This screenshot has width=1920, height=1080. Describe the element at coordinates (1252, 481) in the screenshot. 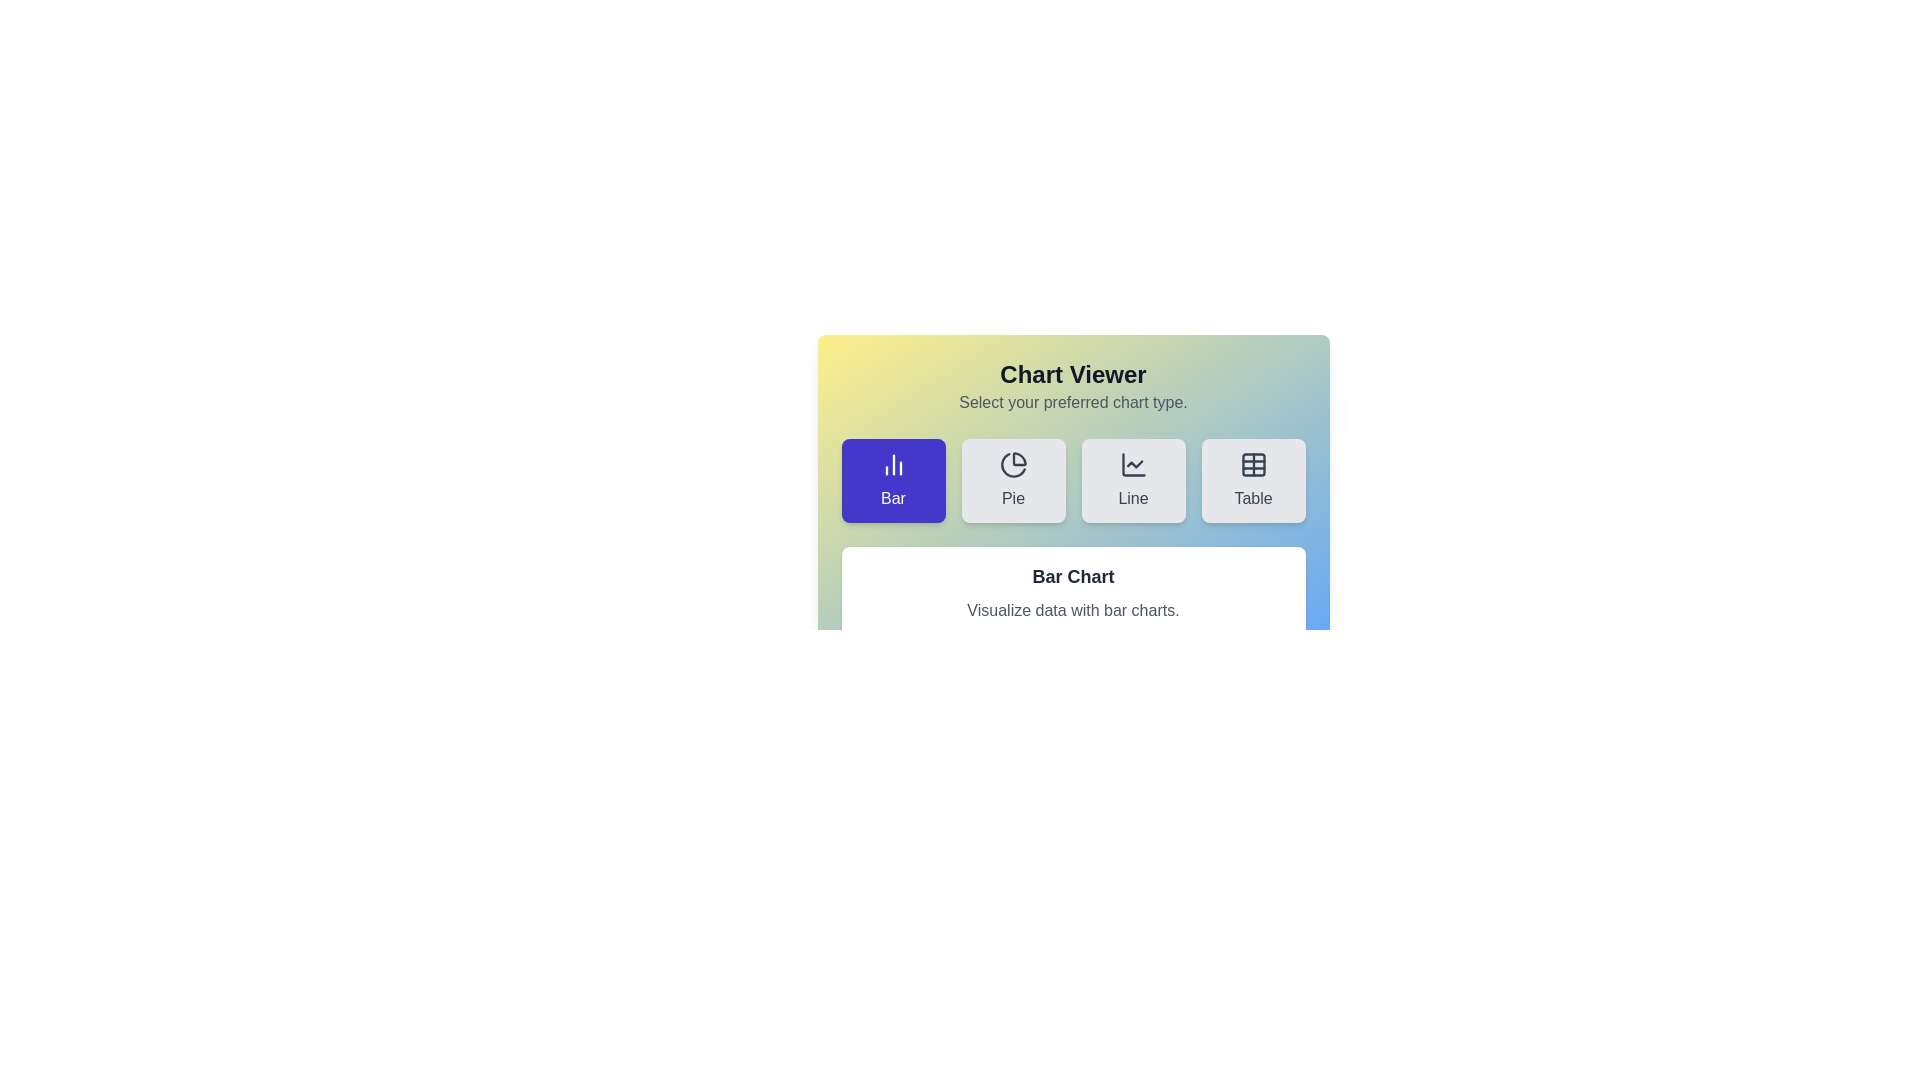

I see `the 'Table' button, which is a rectangular button with a soft gray background and rounded corners, featuring a table grid icon and the text 'Table' beneath it, positioned as the rightmost button in a horizontal row` at that location.